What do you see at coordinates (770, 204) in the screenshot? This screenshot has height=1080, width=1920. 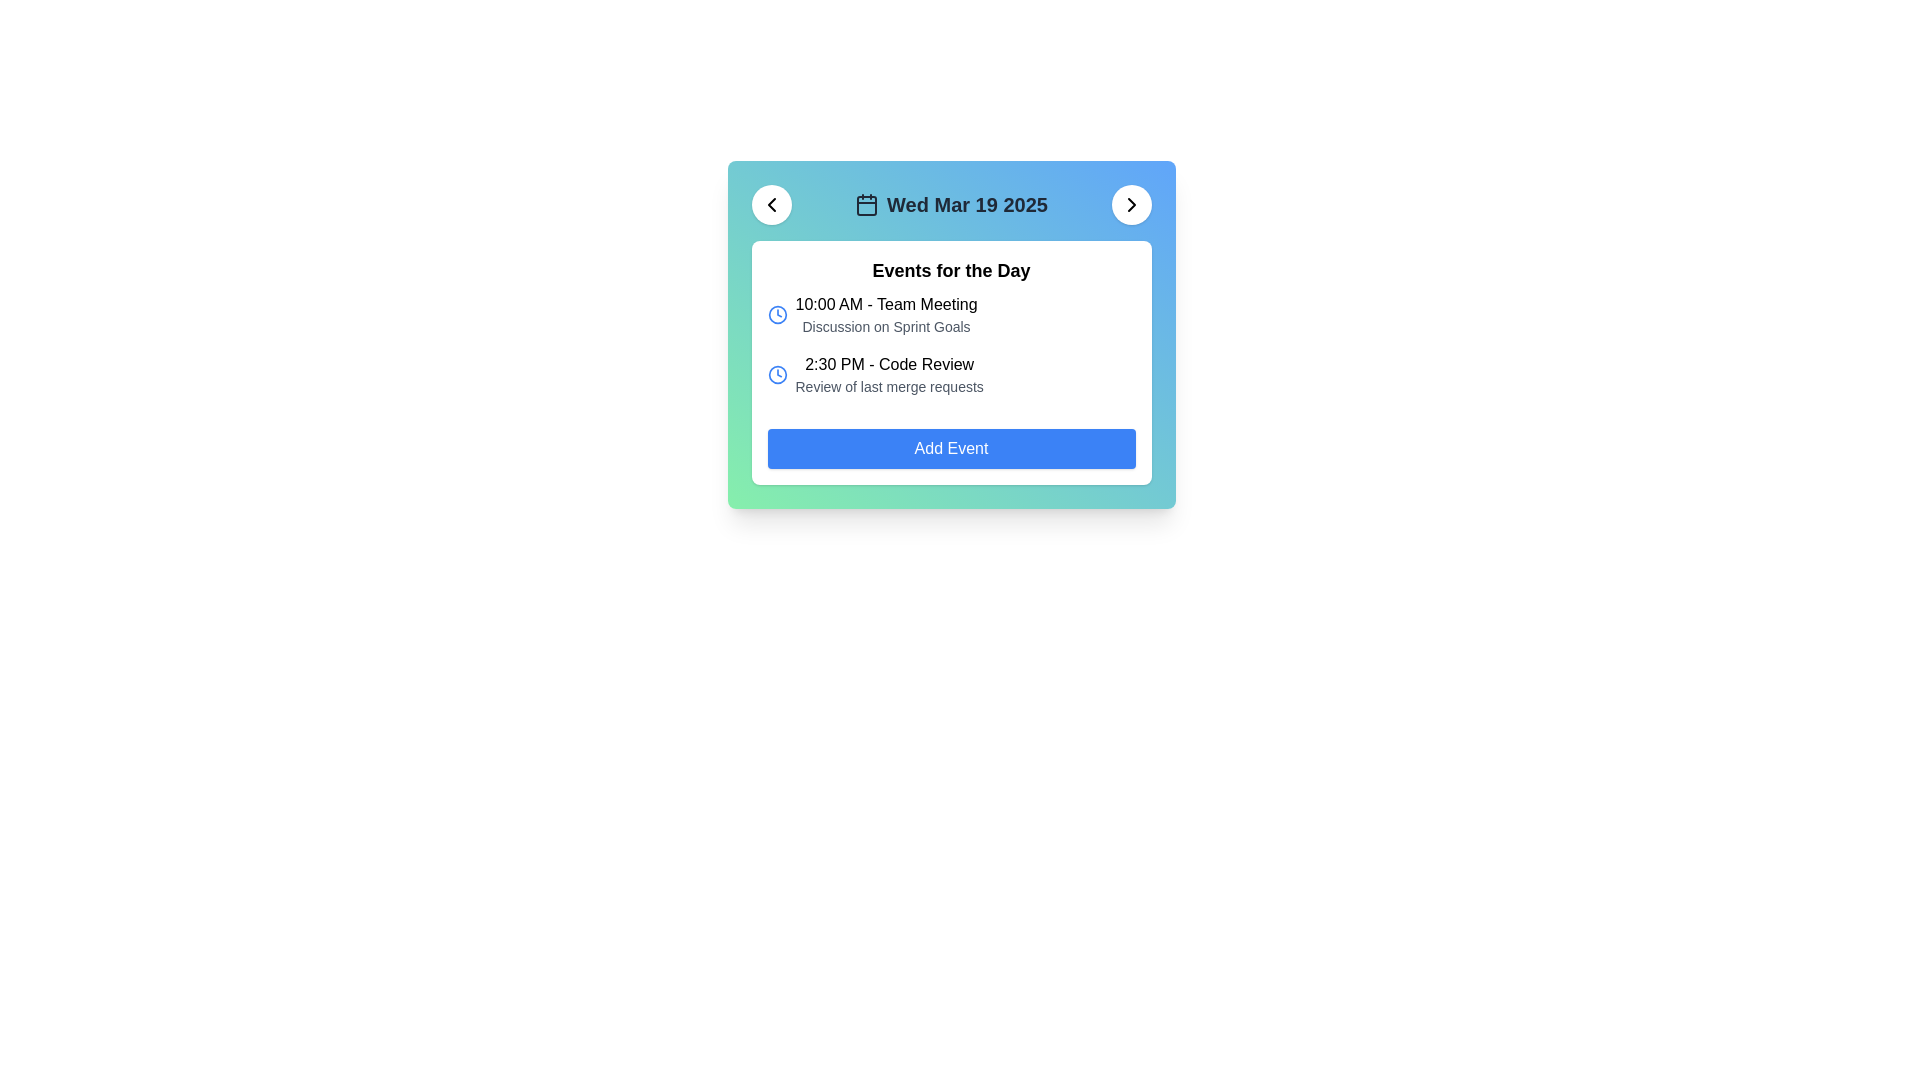 I see `the navigation button located at the top left of the card interface, which is positioned to the left of the date text 'Wed Mar 19 2025'` at bounding box center [770, 204].